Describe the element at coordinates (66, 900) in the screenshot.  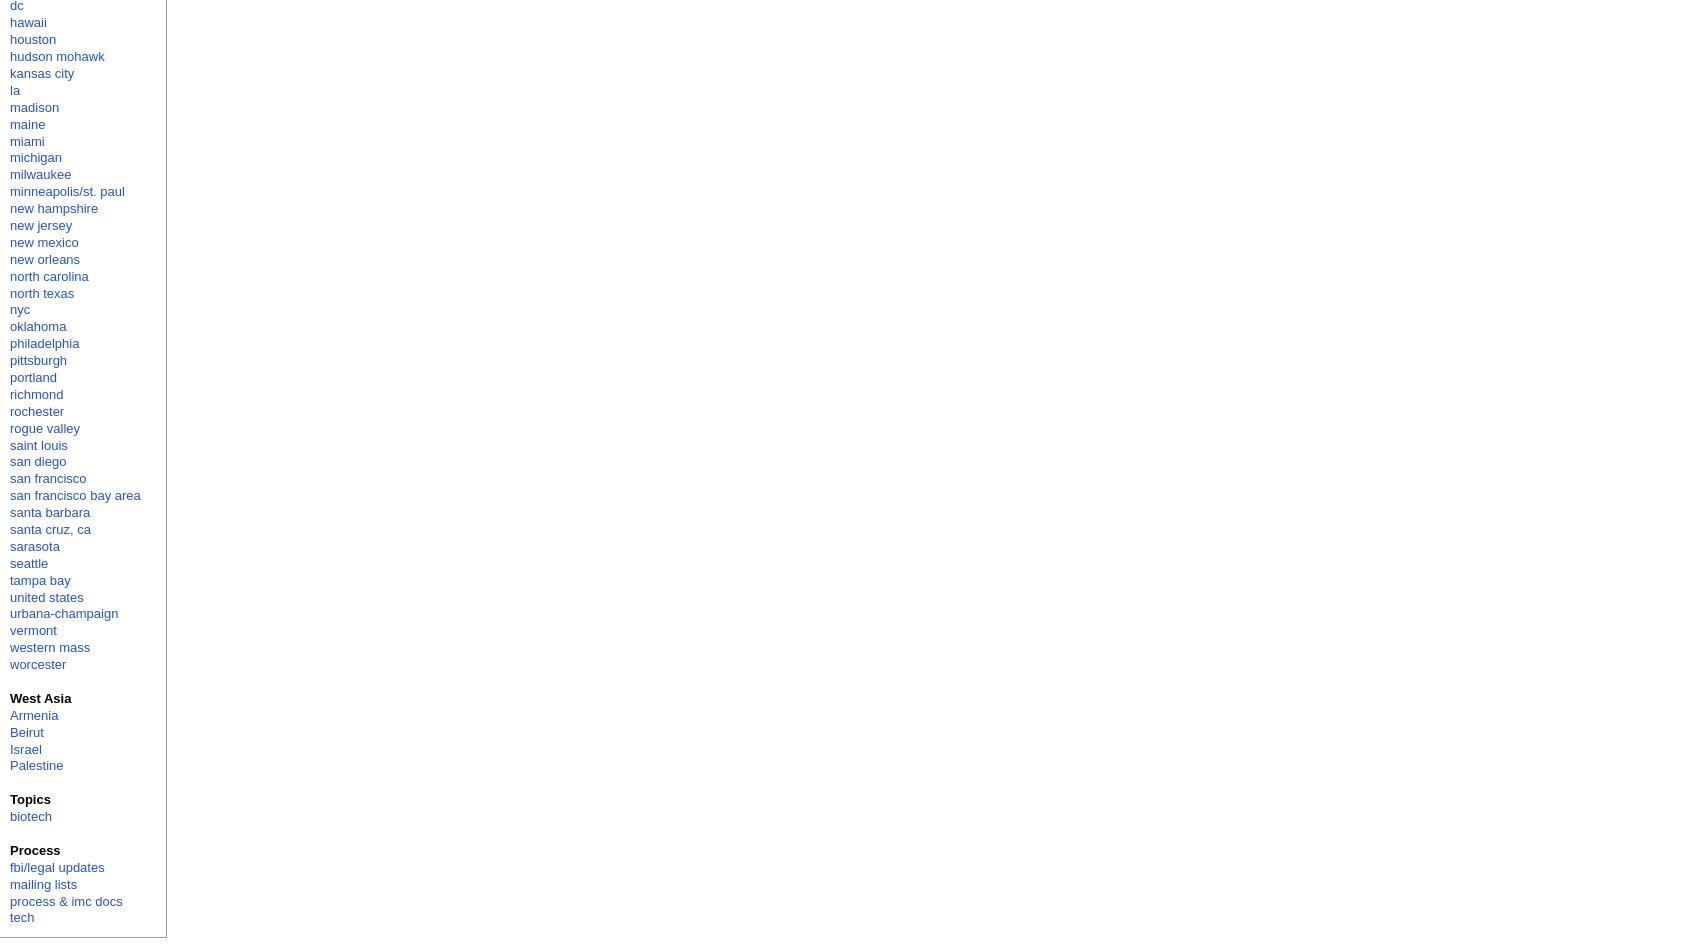
I see `'process & imc docs'` at that location.